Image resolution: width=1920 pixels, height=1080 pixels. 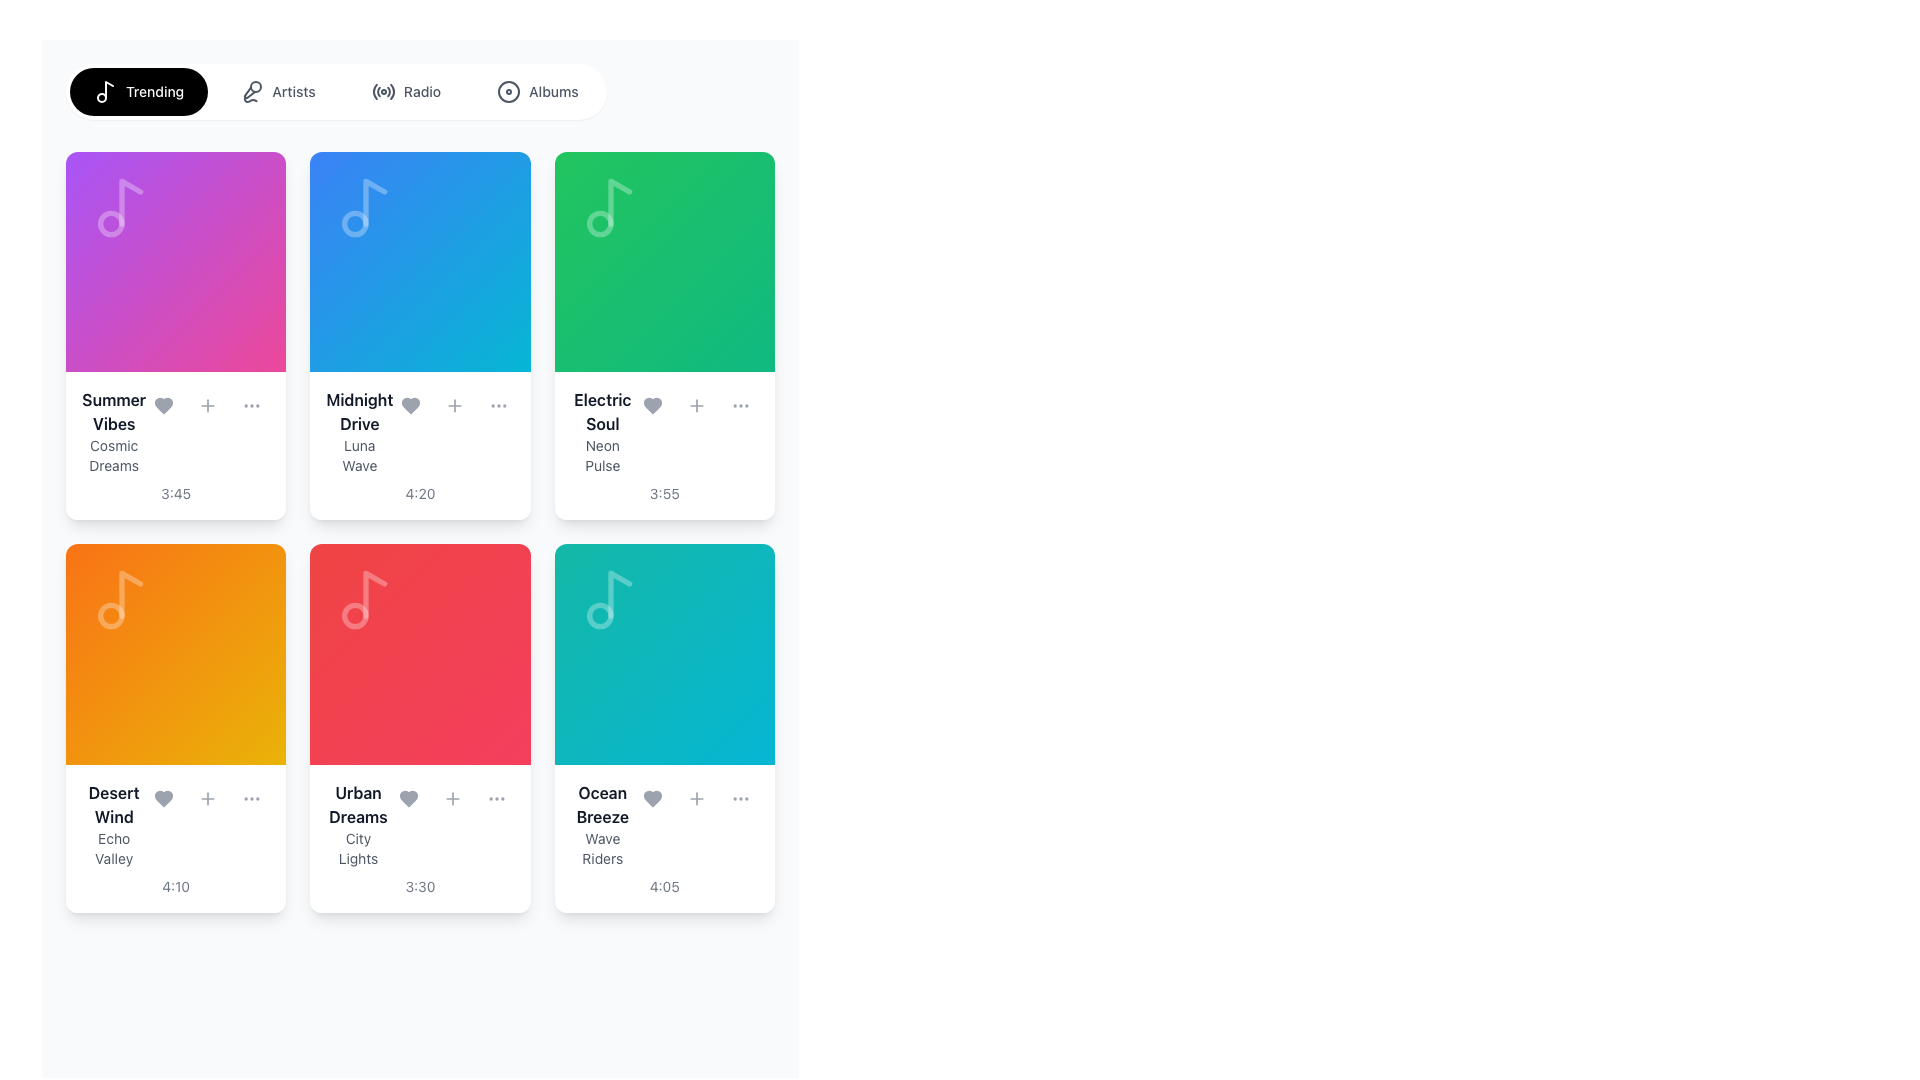 I want to click on the Decorative SVG Icon located beside the 'Albums' text in the navigation bar, which is a circular icon with a hollow center and thin border, so click(x=509, y=92).